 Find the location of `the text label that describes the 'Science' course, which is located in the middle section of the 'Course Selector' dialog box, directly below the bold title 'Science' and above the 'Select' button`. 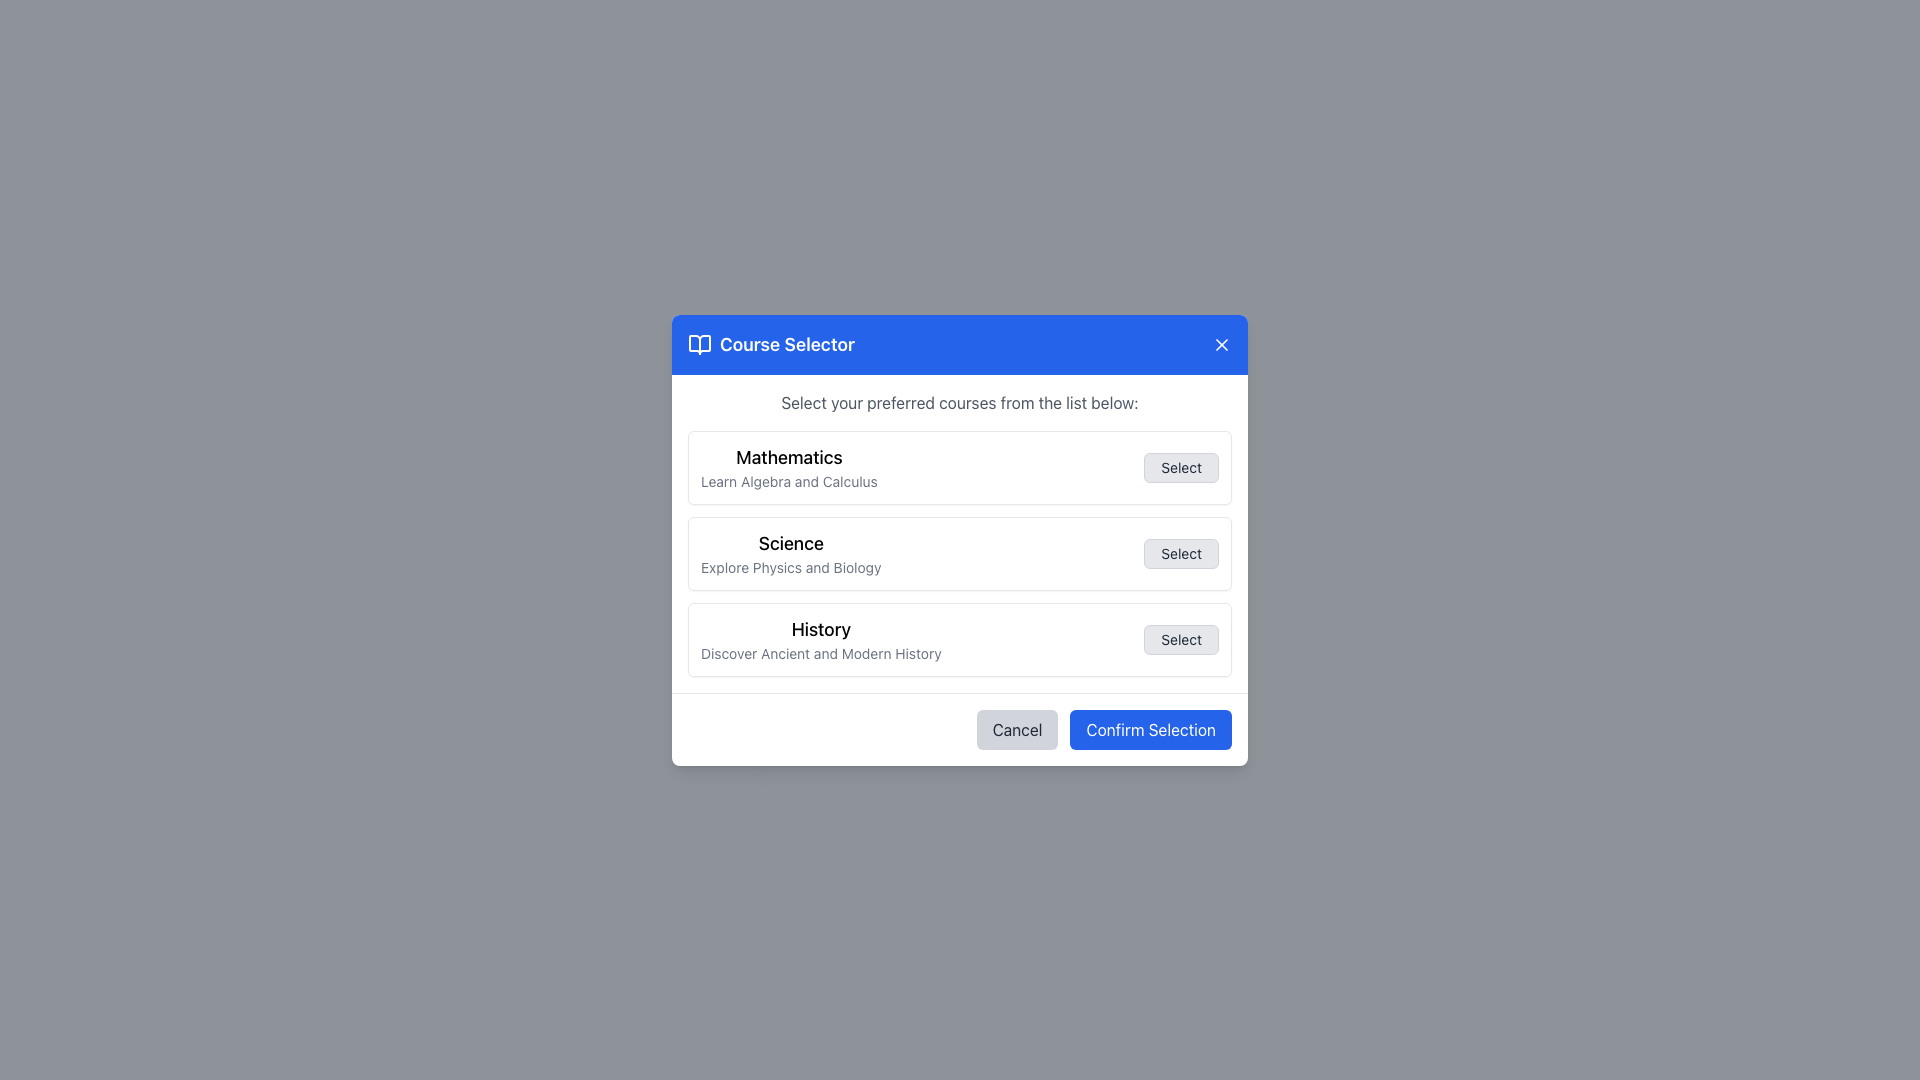

the text label that describes the 'Science' course, which is located in the middle section of the 'Course Selector' dialog box, directly below the bold title 'Science' and above the 'Select' button is located at coordinates (790, 567).